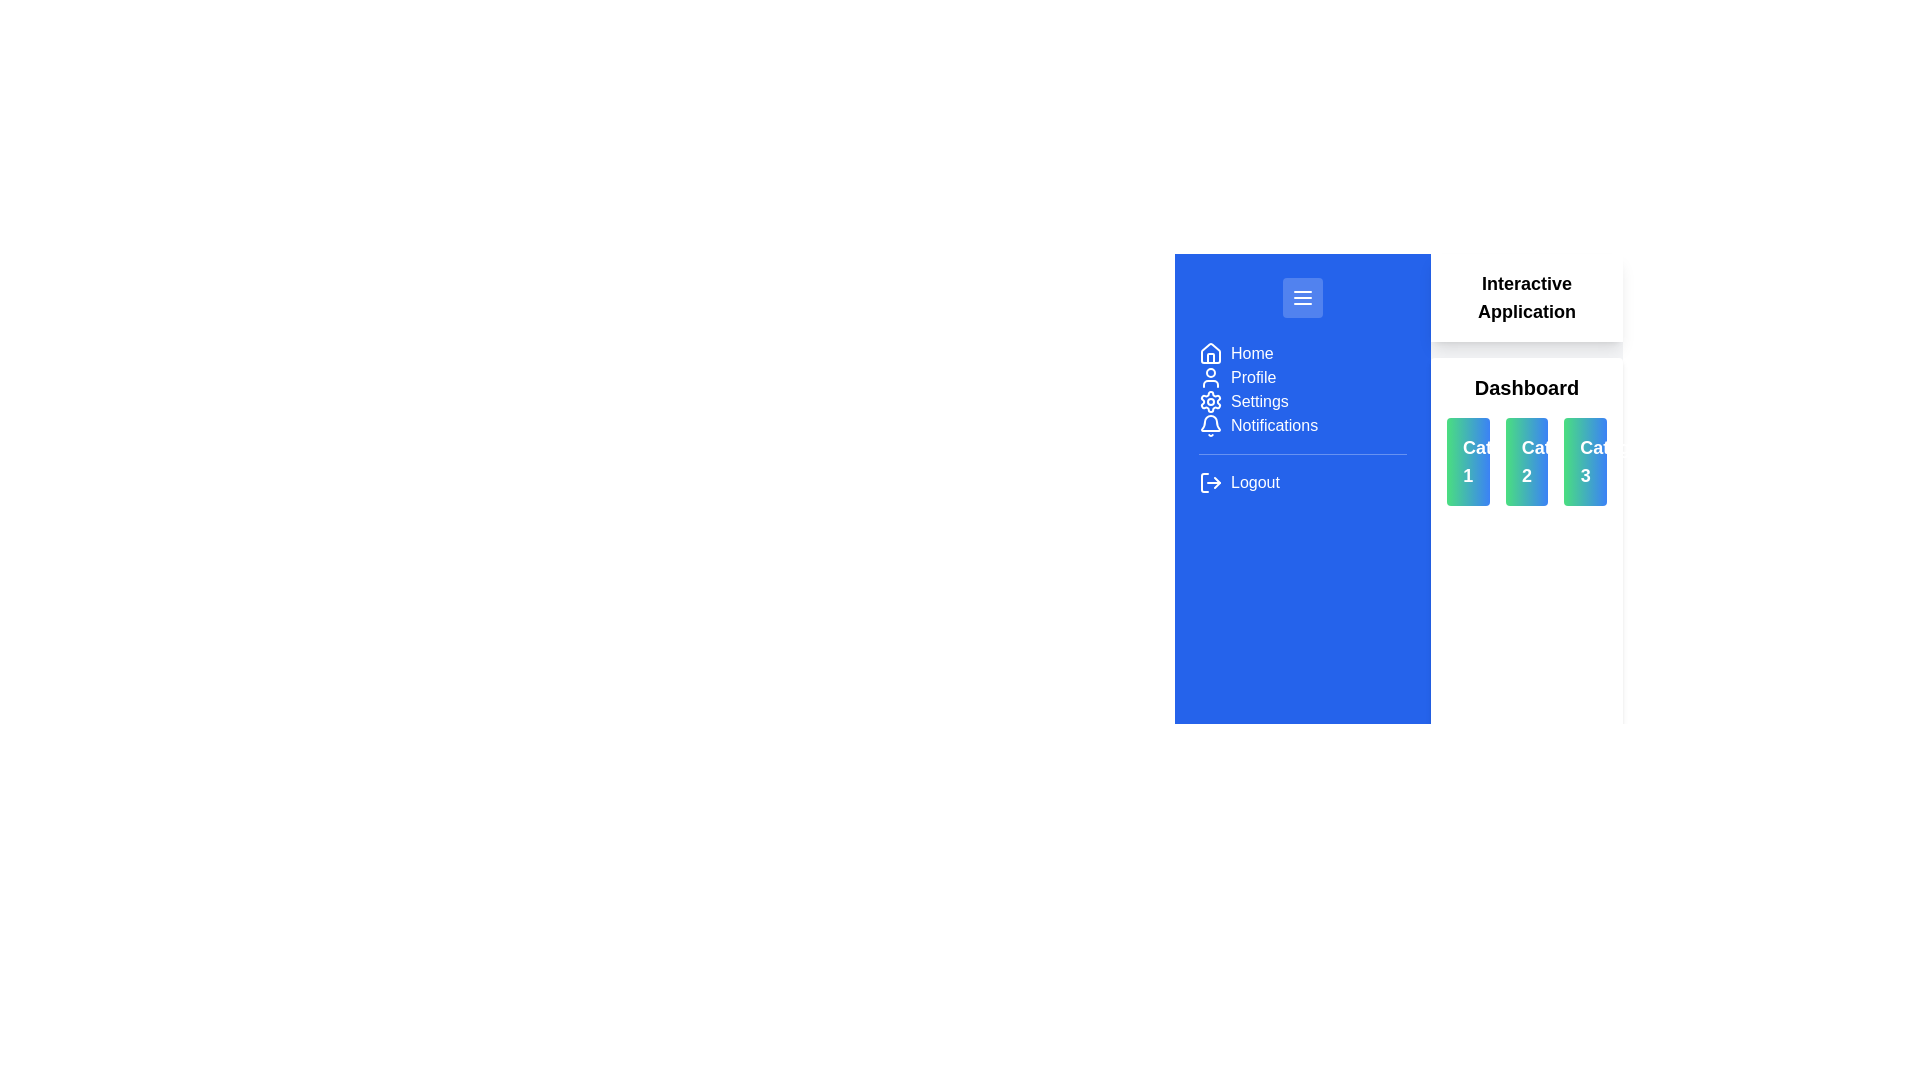 This screenshot has width=1920, height=1080. I want to click on the 'Category 2' element under the 'Dashboard' title to access detailed options, so click(1525, 438).